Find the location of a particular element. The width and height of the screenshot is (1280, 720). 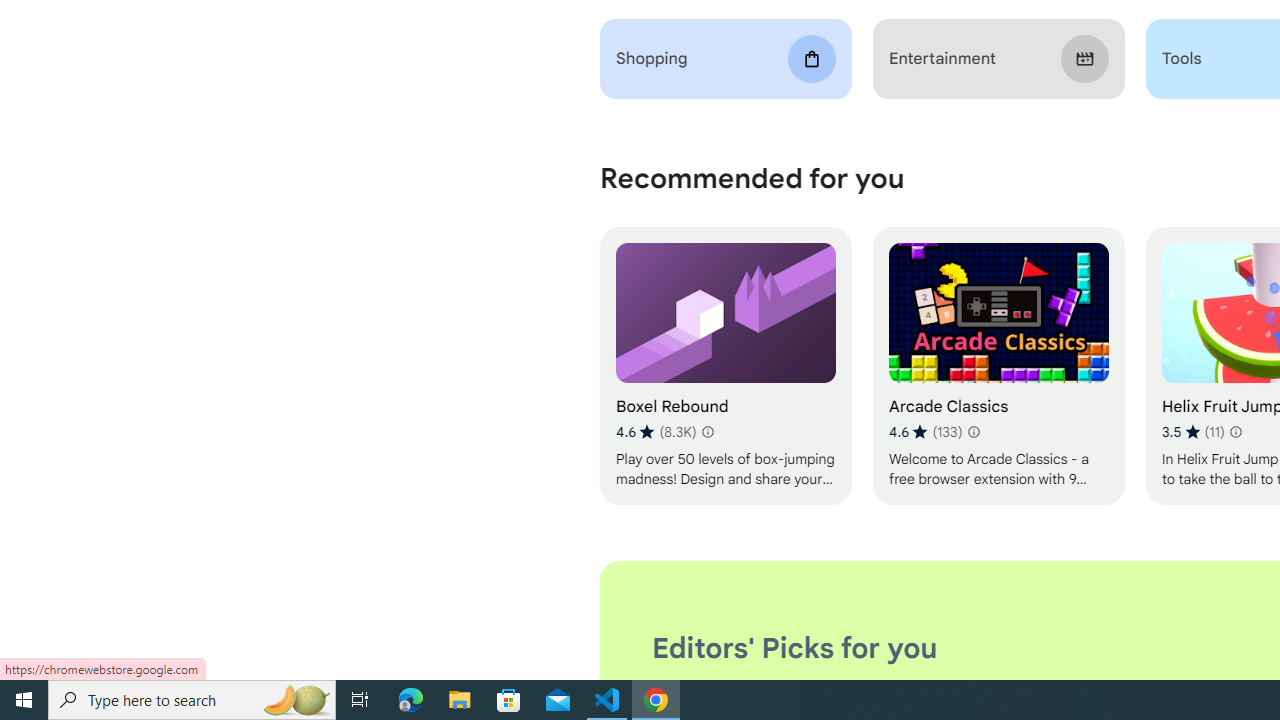

'Average rating 4.6 out of 5 stars. 133 ratings.' is located at coordinates (924, 431).